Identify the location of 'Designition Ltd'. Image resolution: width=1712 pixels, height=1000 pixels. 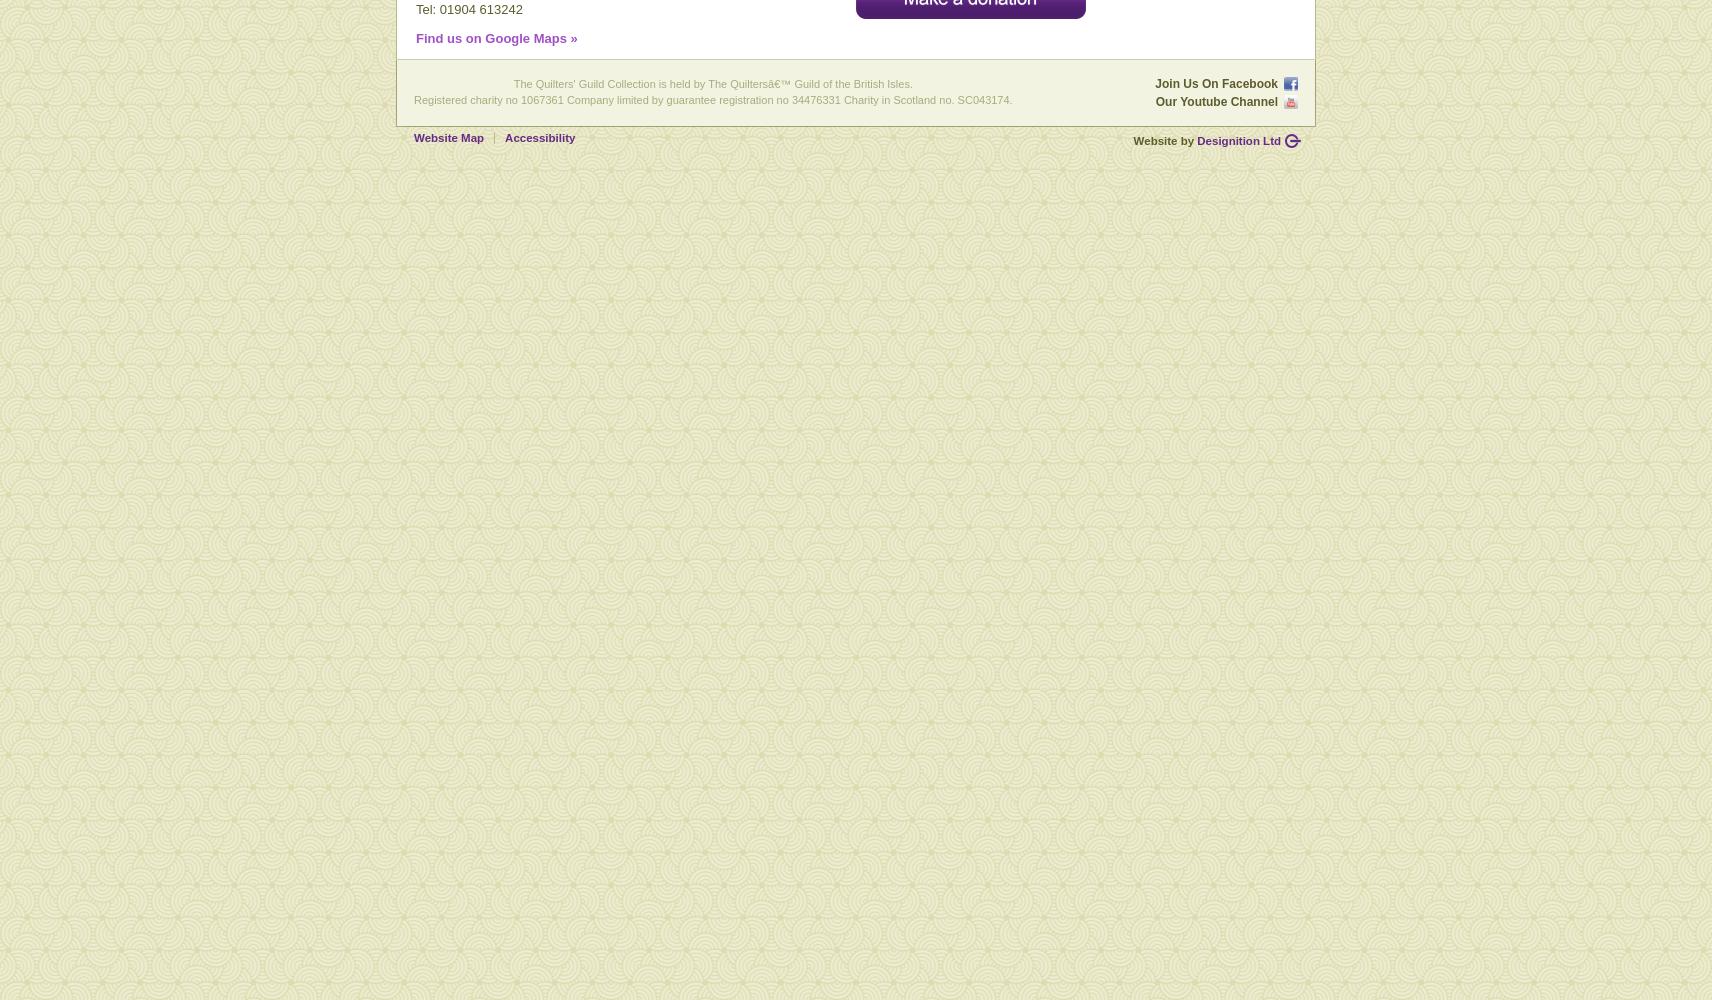
(1238, 140).